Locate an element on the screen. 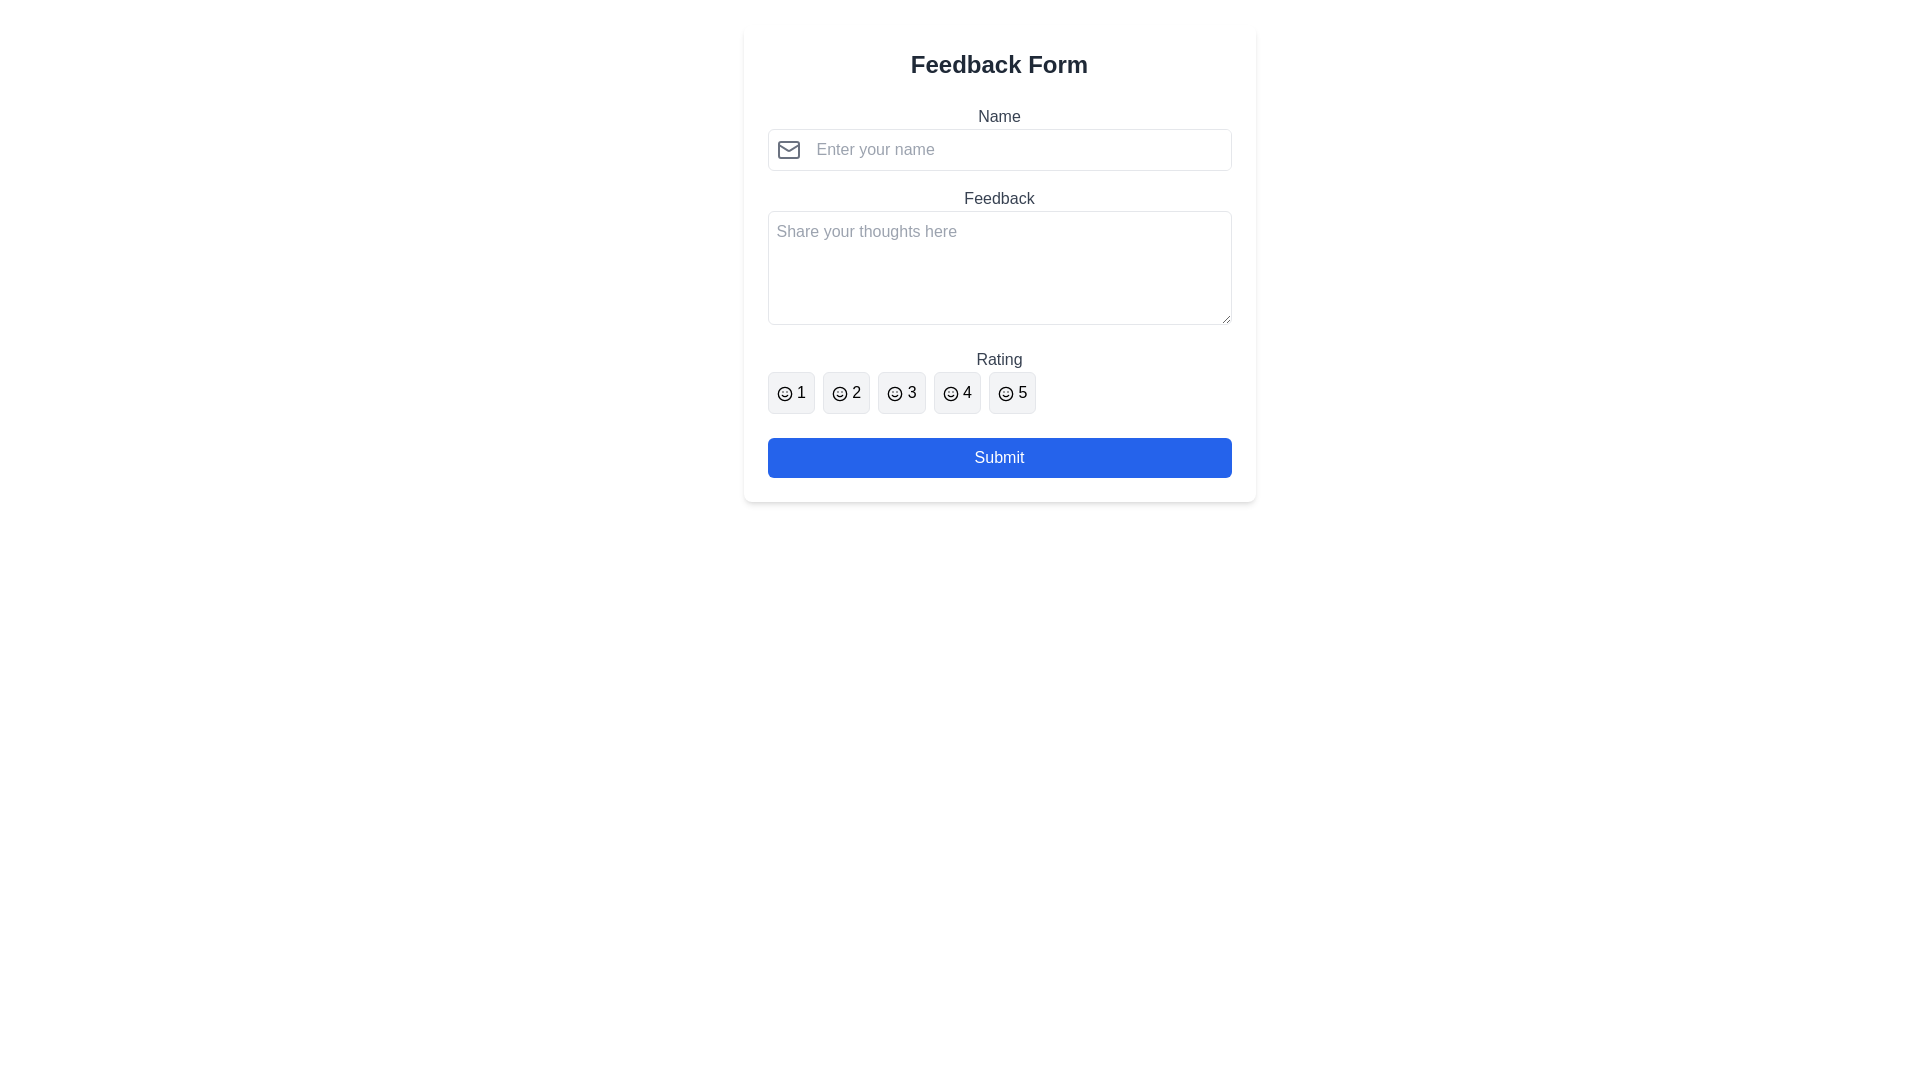 This screenshot has height=1080, width=1920. the rating selection button, which is the fifth button in a horizontal list for selecting ratings is located at coordinates (1012, 393).